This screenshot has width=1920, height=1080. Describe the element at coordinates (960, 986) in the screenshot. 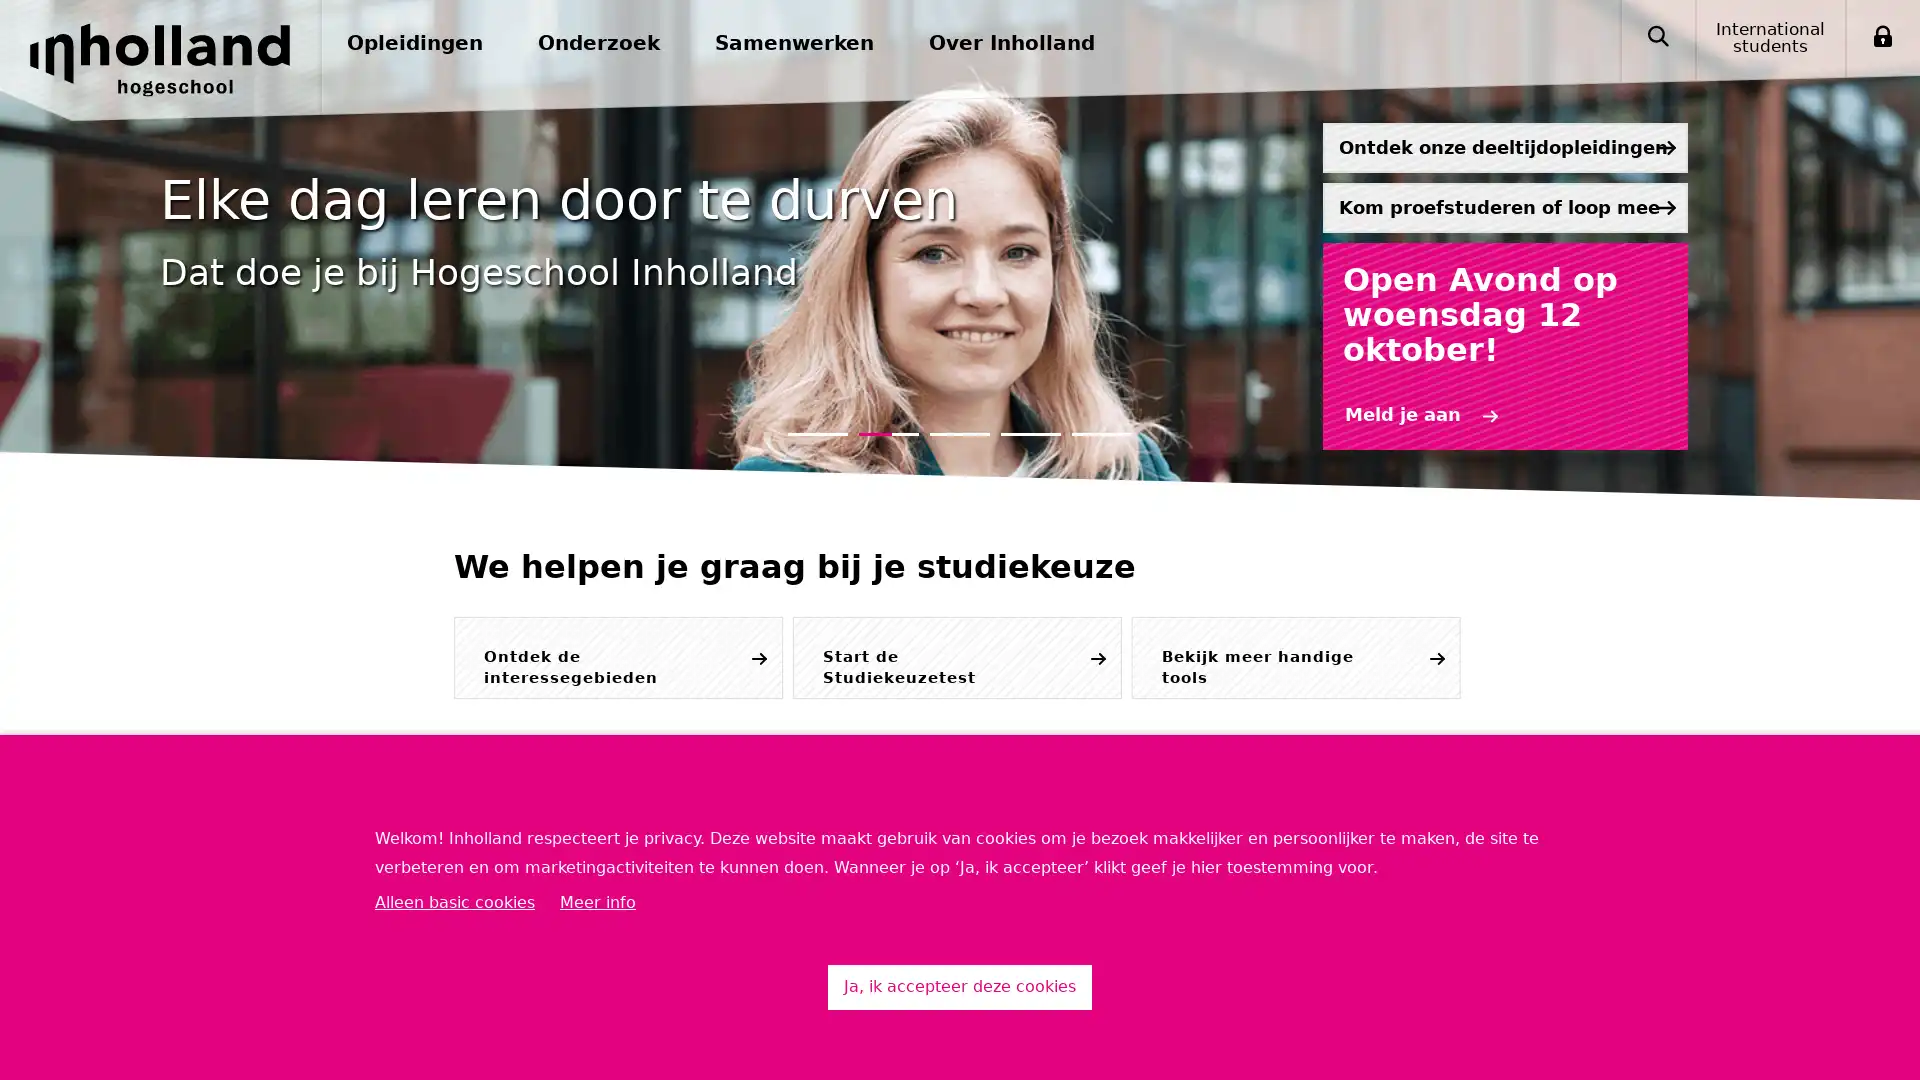

I see `Ja, ik accepteer deze cookies` at that location.